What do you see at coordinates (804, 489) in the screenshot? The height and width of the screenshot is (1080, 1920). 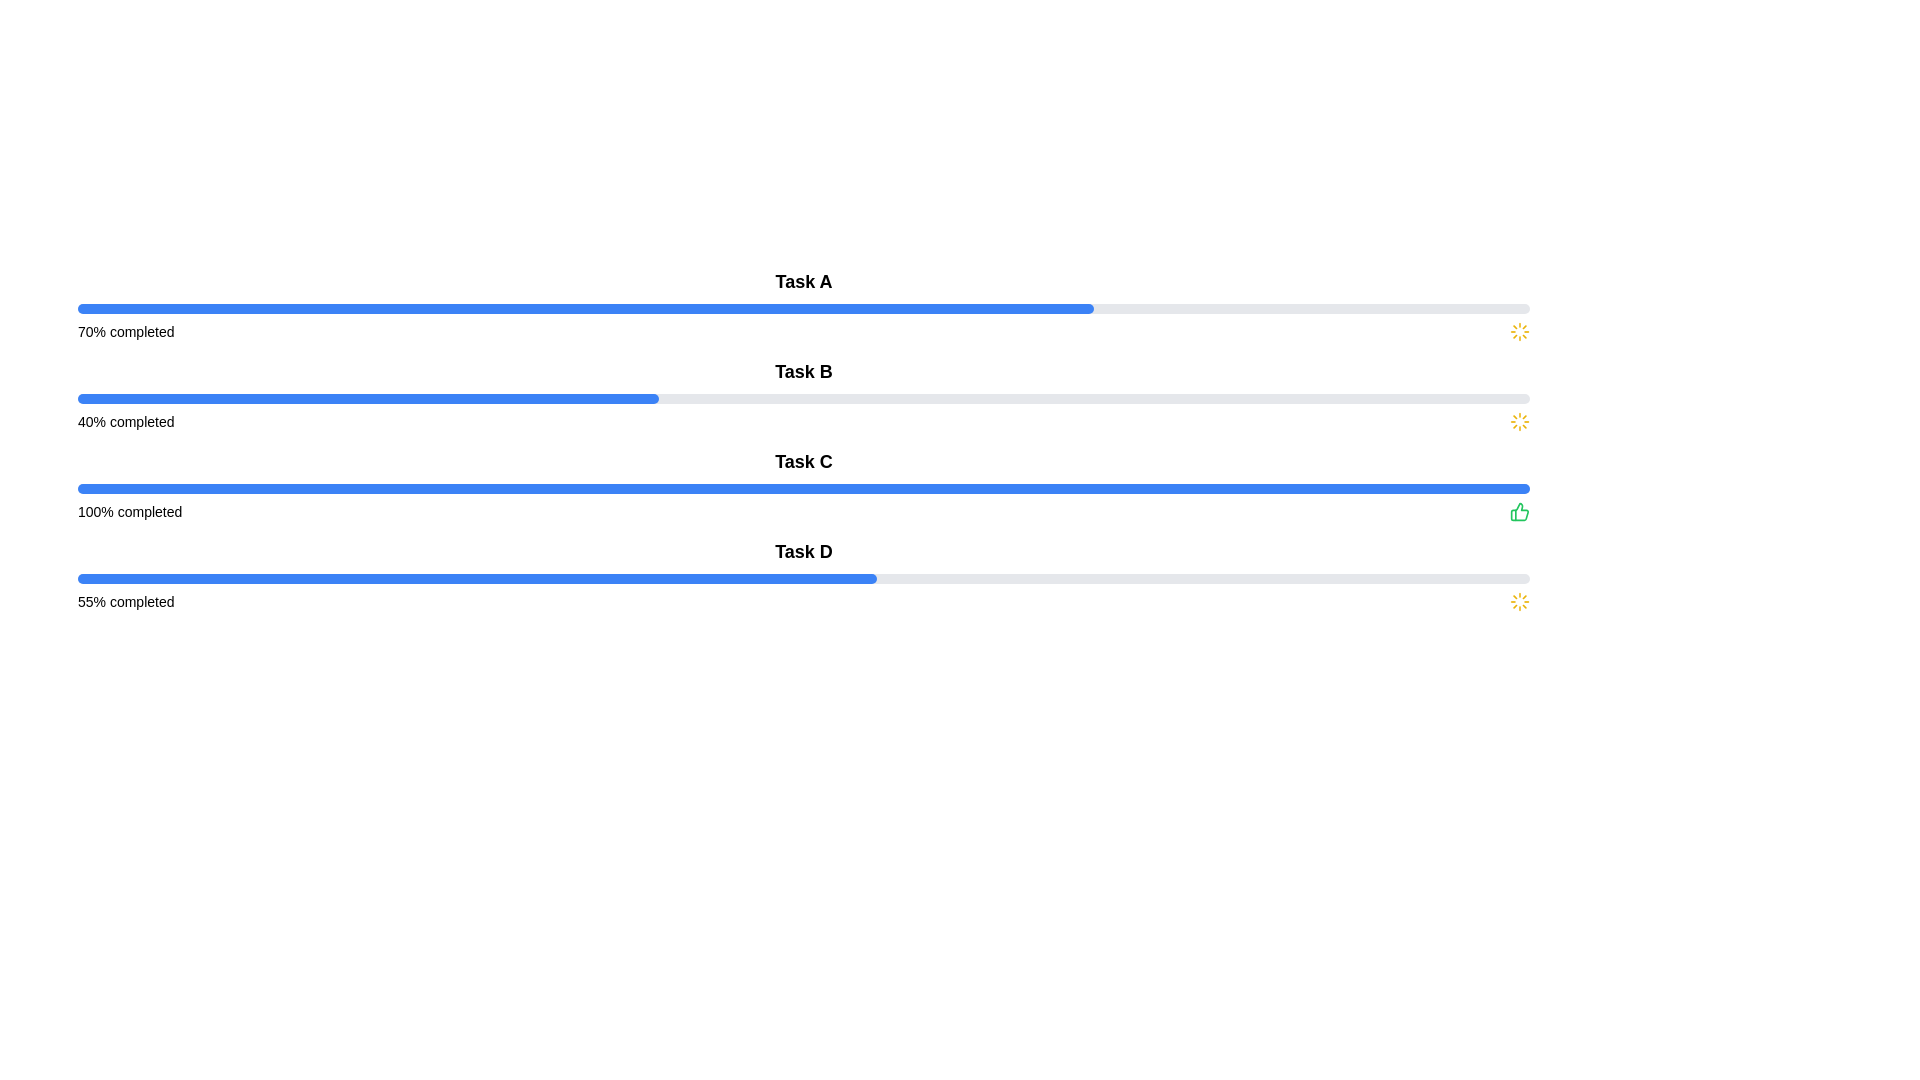 I see `the fully filled blue progress bar located in the 'Task C' section, situated between the title 'Task C' and the text '100% completed'` at bounding box center [804, 489].